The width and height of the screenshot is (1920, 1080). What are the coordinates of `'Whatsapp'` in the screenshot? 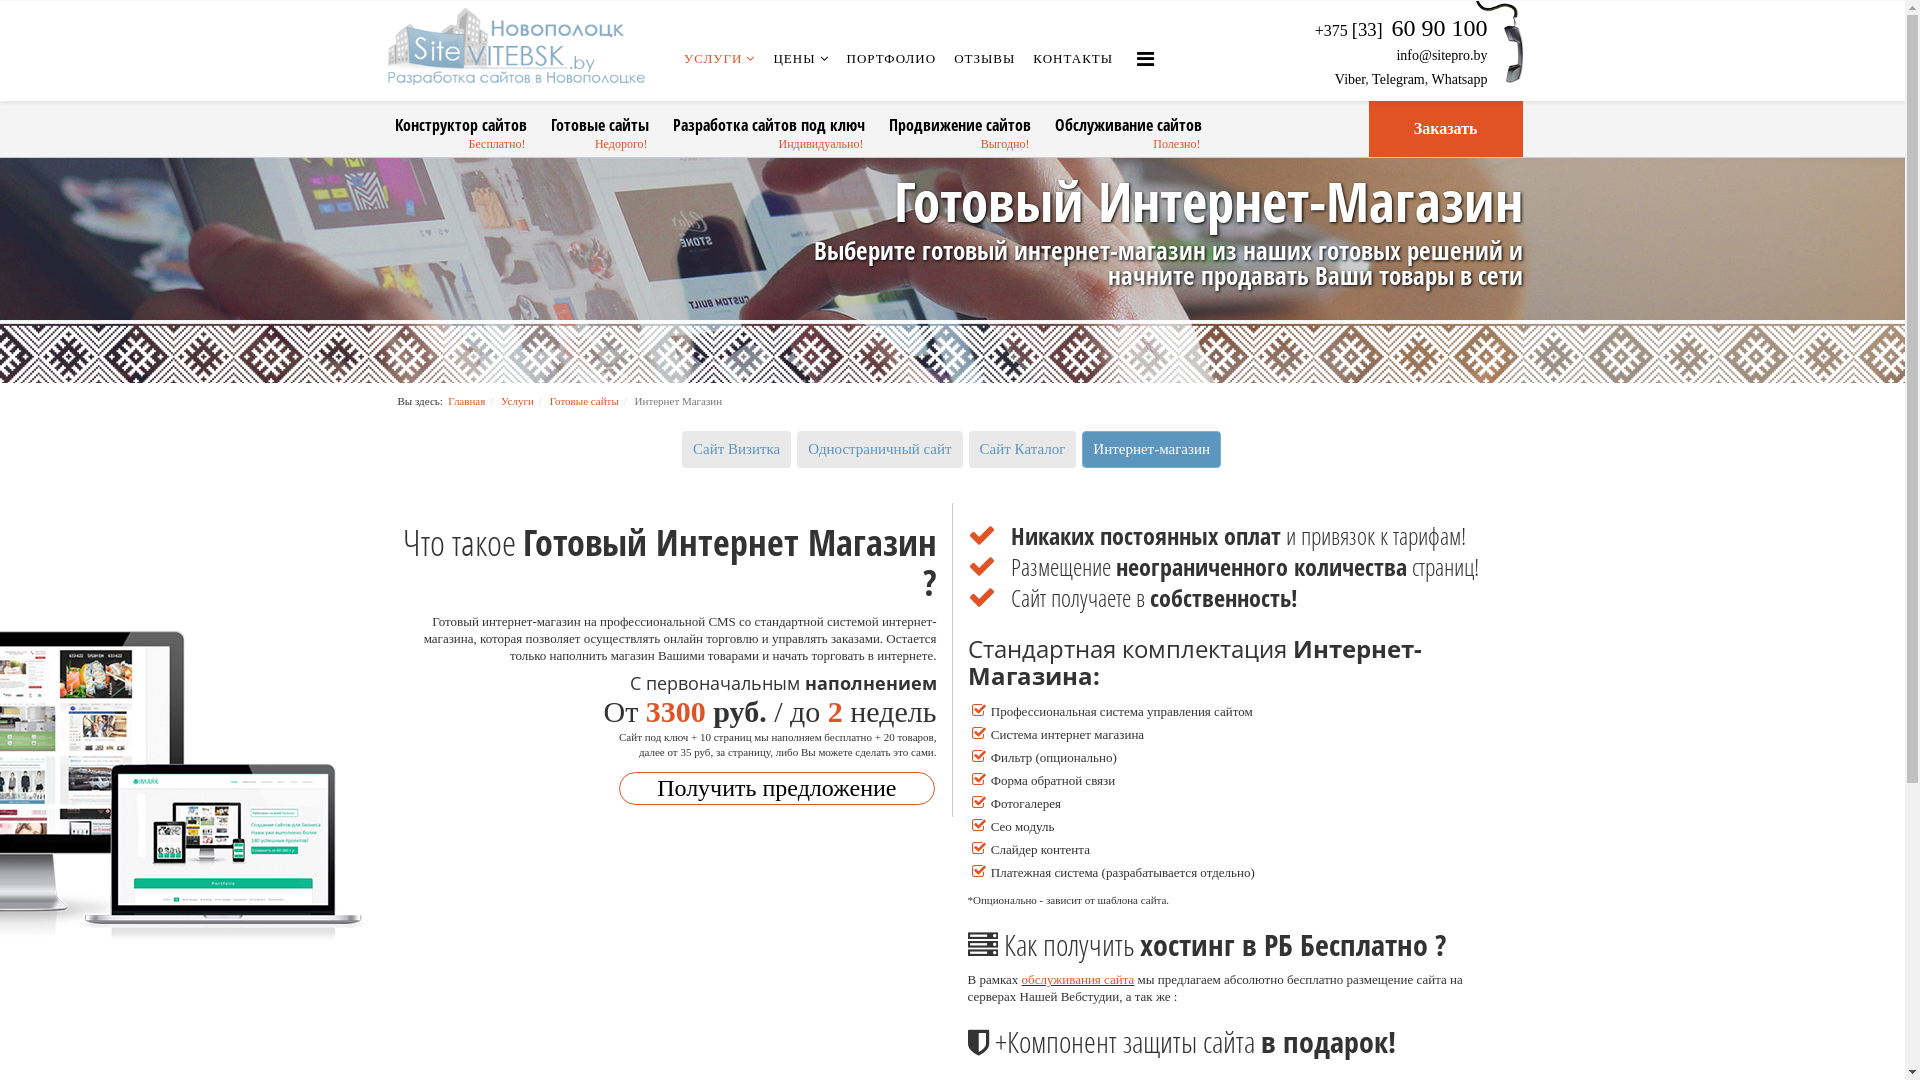 It's located at (1430, 78).